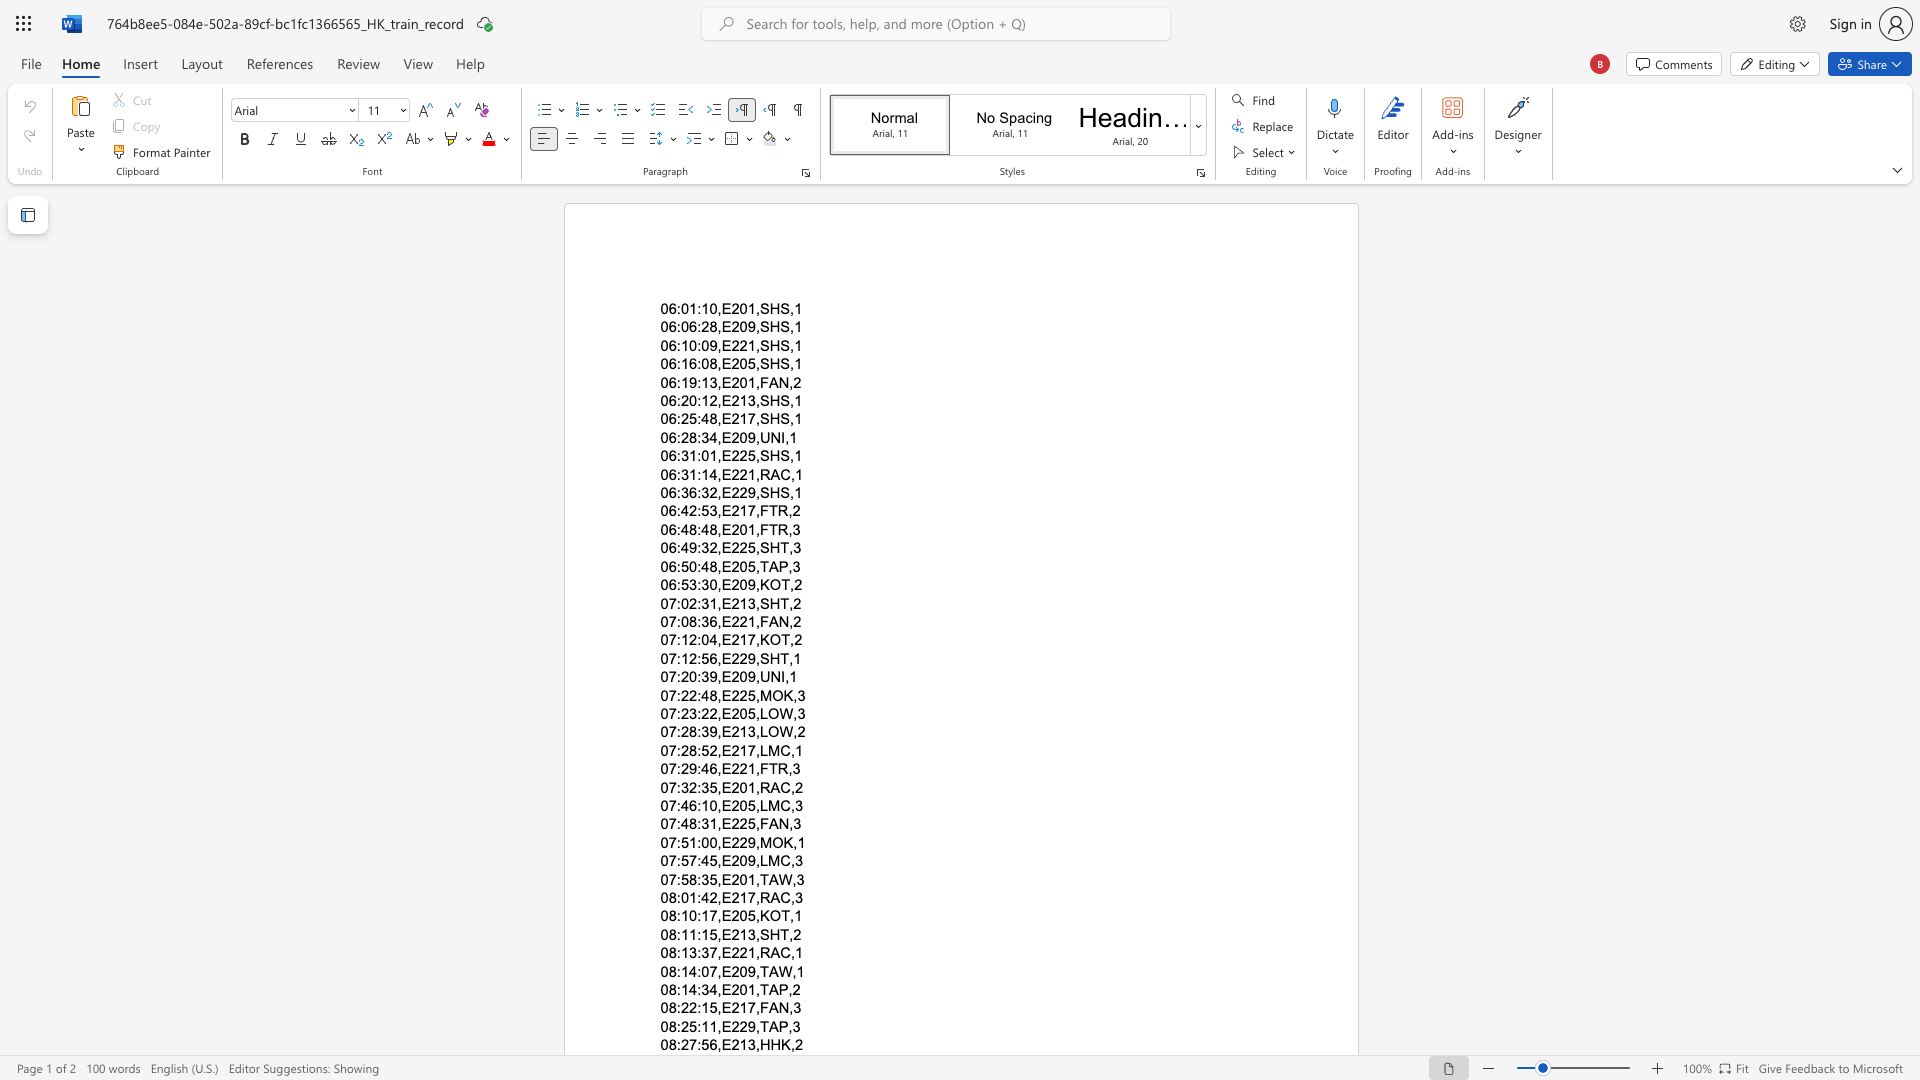 The width and height of the screenshot is (1920, 1080). I want to click on the space between the continuous character "1" and "1" in the text, so click(689, 934).